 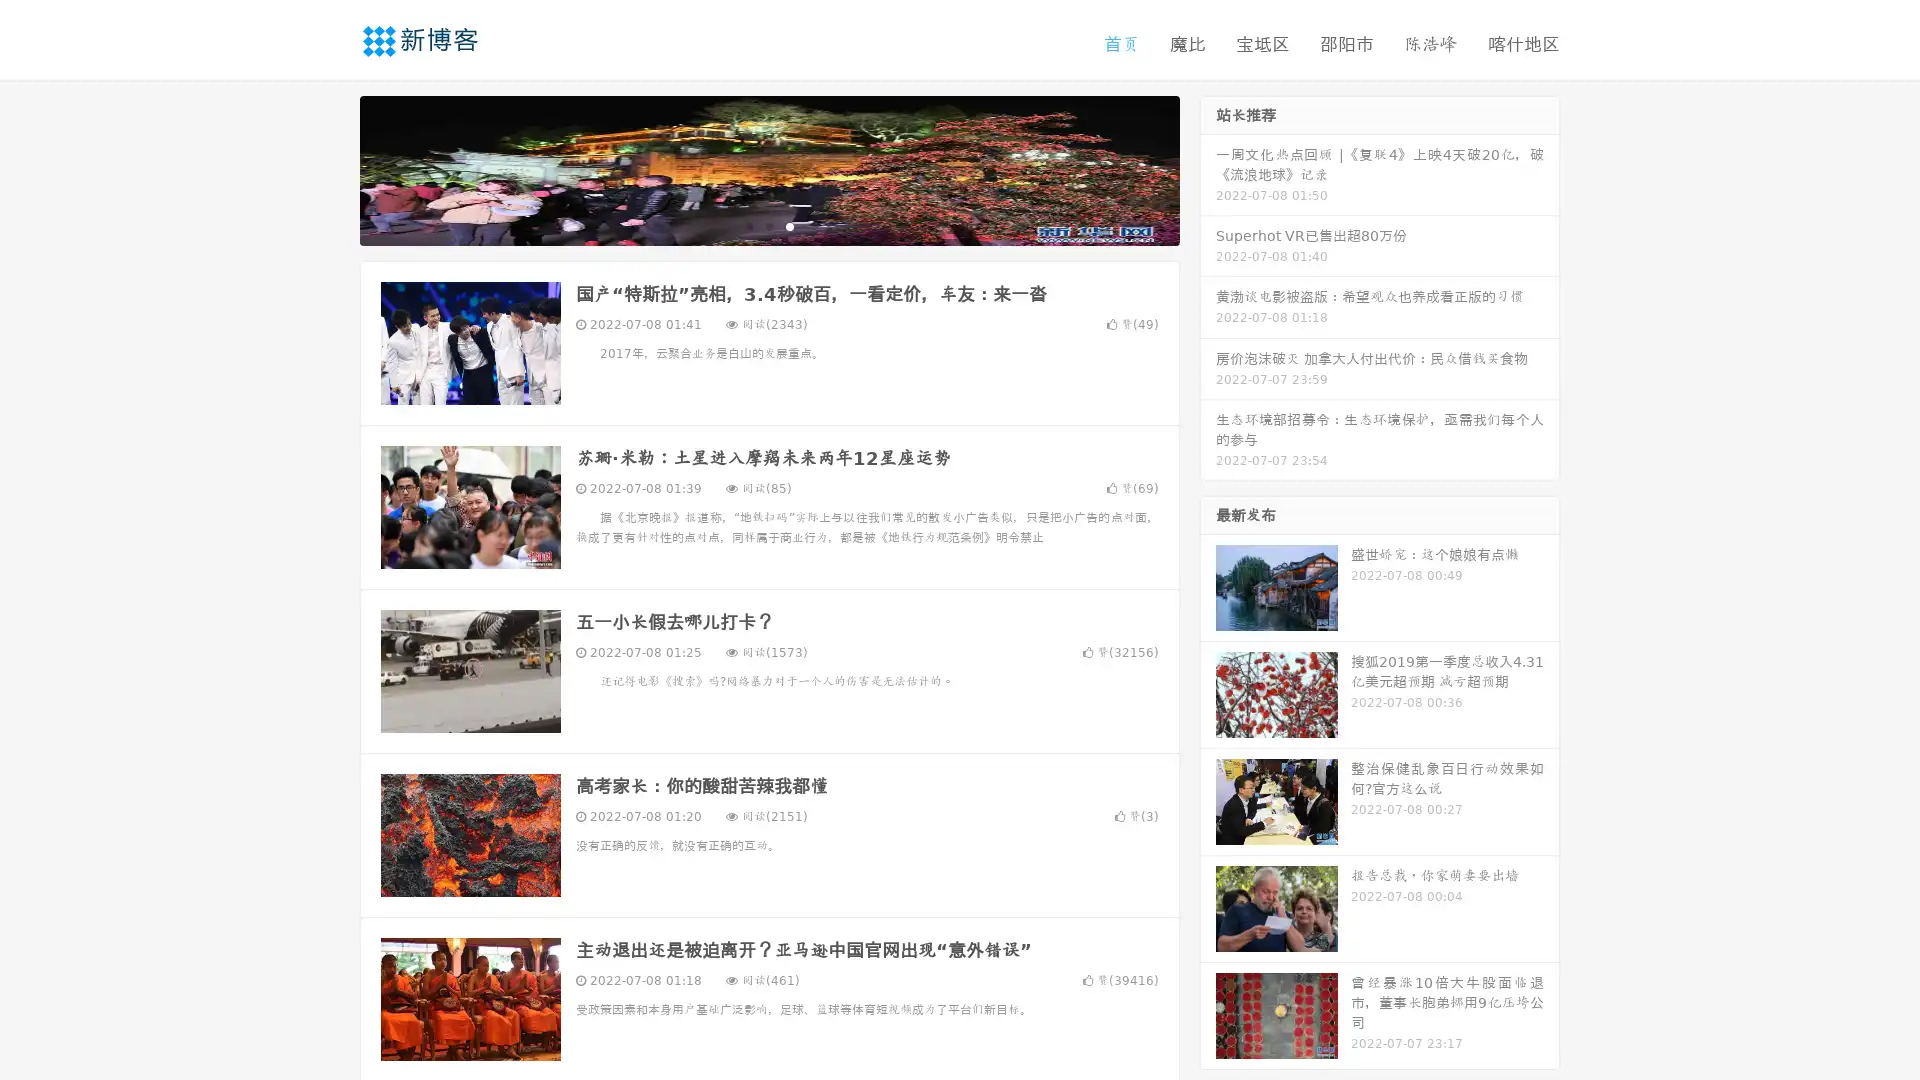 What do you see at coordinates (330, 168) in the screenshot?
I see `Previous slide` at bounding box center [330, 168].